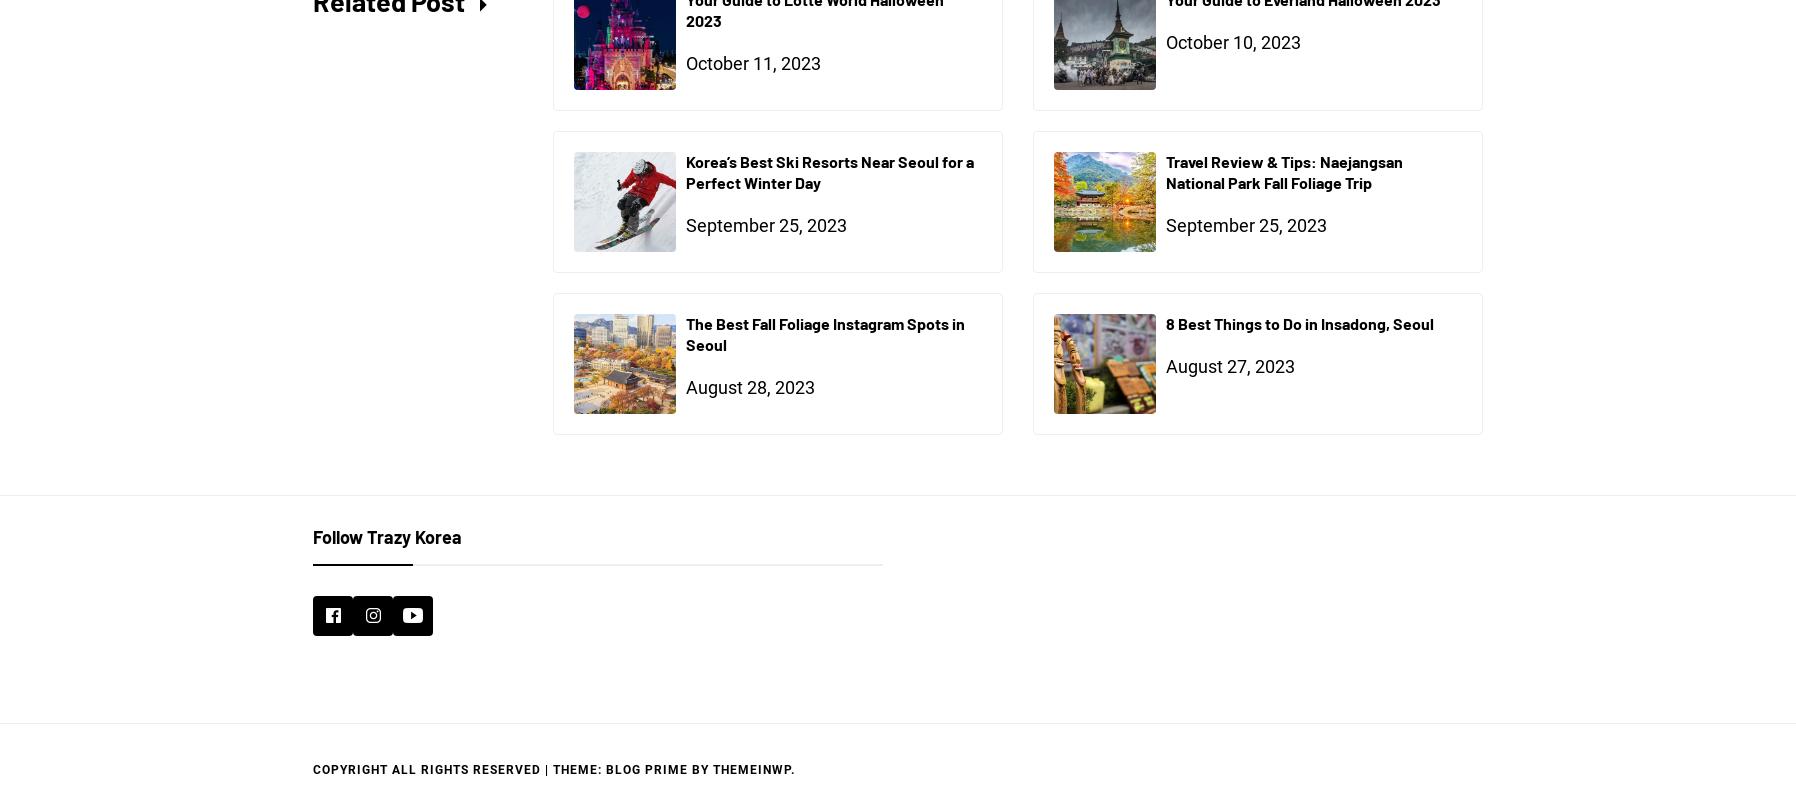  Describe the element at coordinates (1284, 171) in the screenshot. I see `'Travel Review & Tips: Naejangsan National Park Fall Foliage Trip'` at that location.